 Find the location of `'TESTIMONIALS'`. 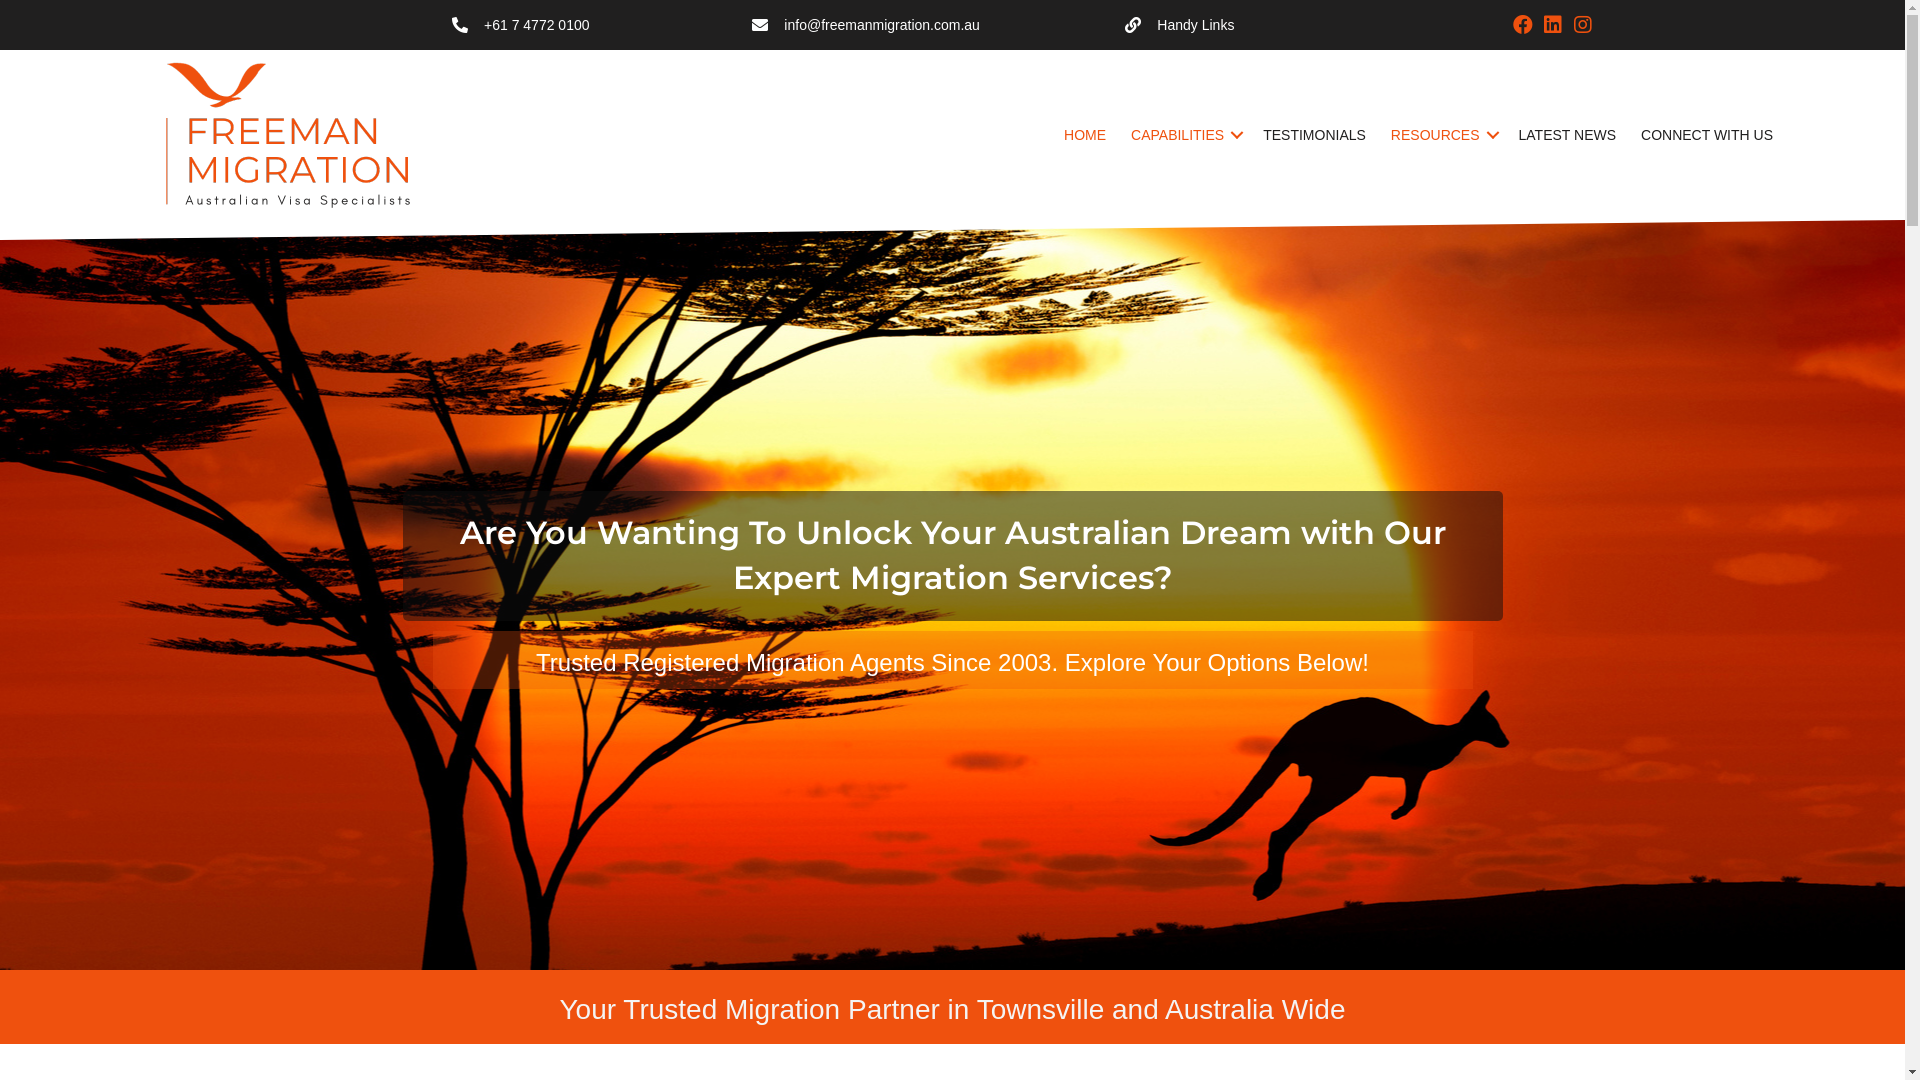

'TESTIMONIALS' is located at coordinates (1314, 135).